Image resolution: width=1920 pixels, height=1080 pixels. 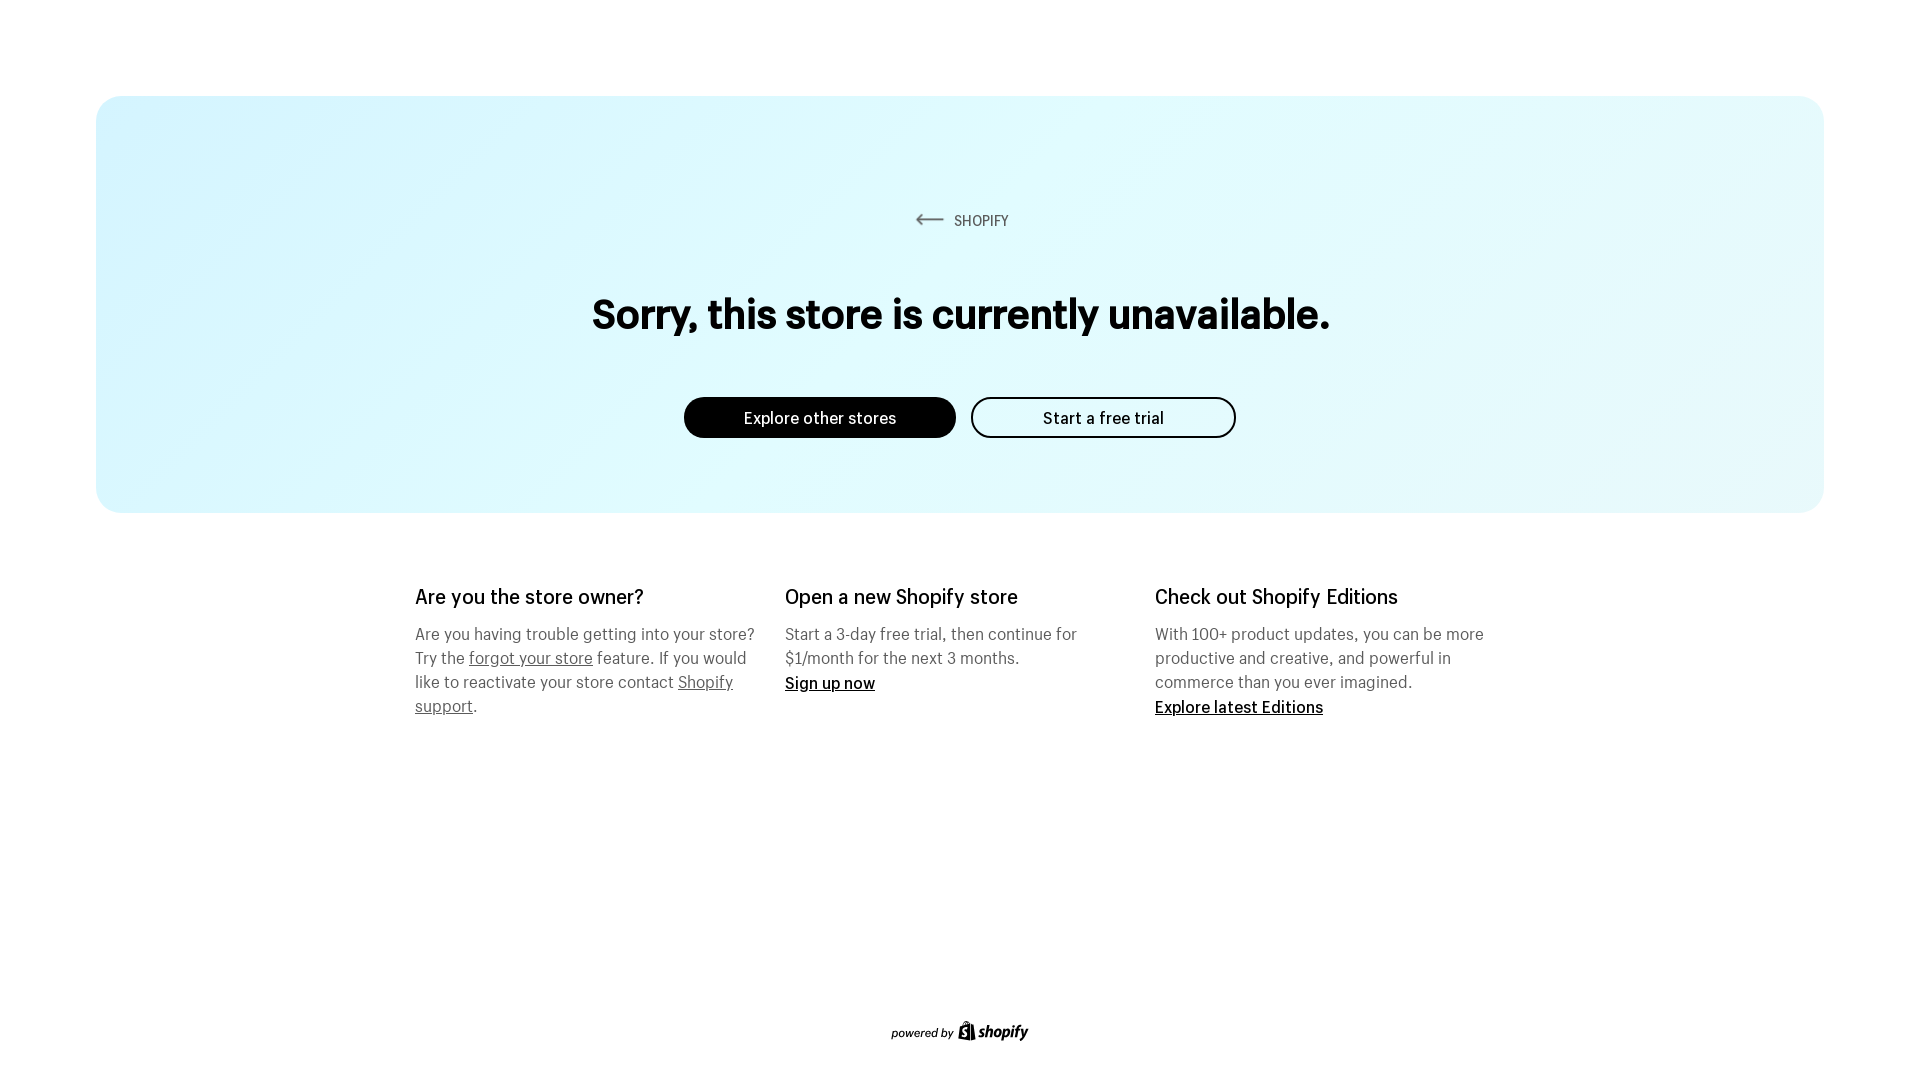 What do you see at coordinates (531, 655) in the screenshot?
I see `'forgot your store'` at bounding box center [531, 655].